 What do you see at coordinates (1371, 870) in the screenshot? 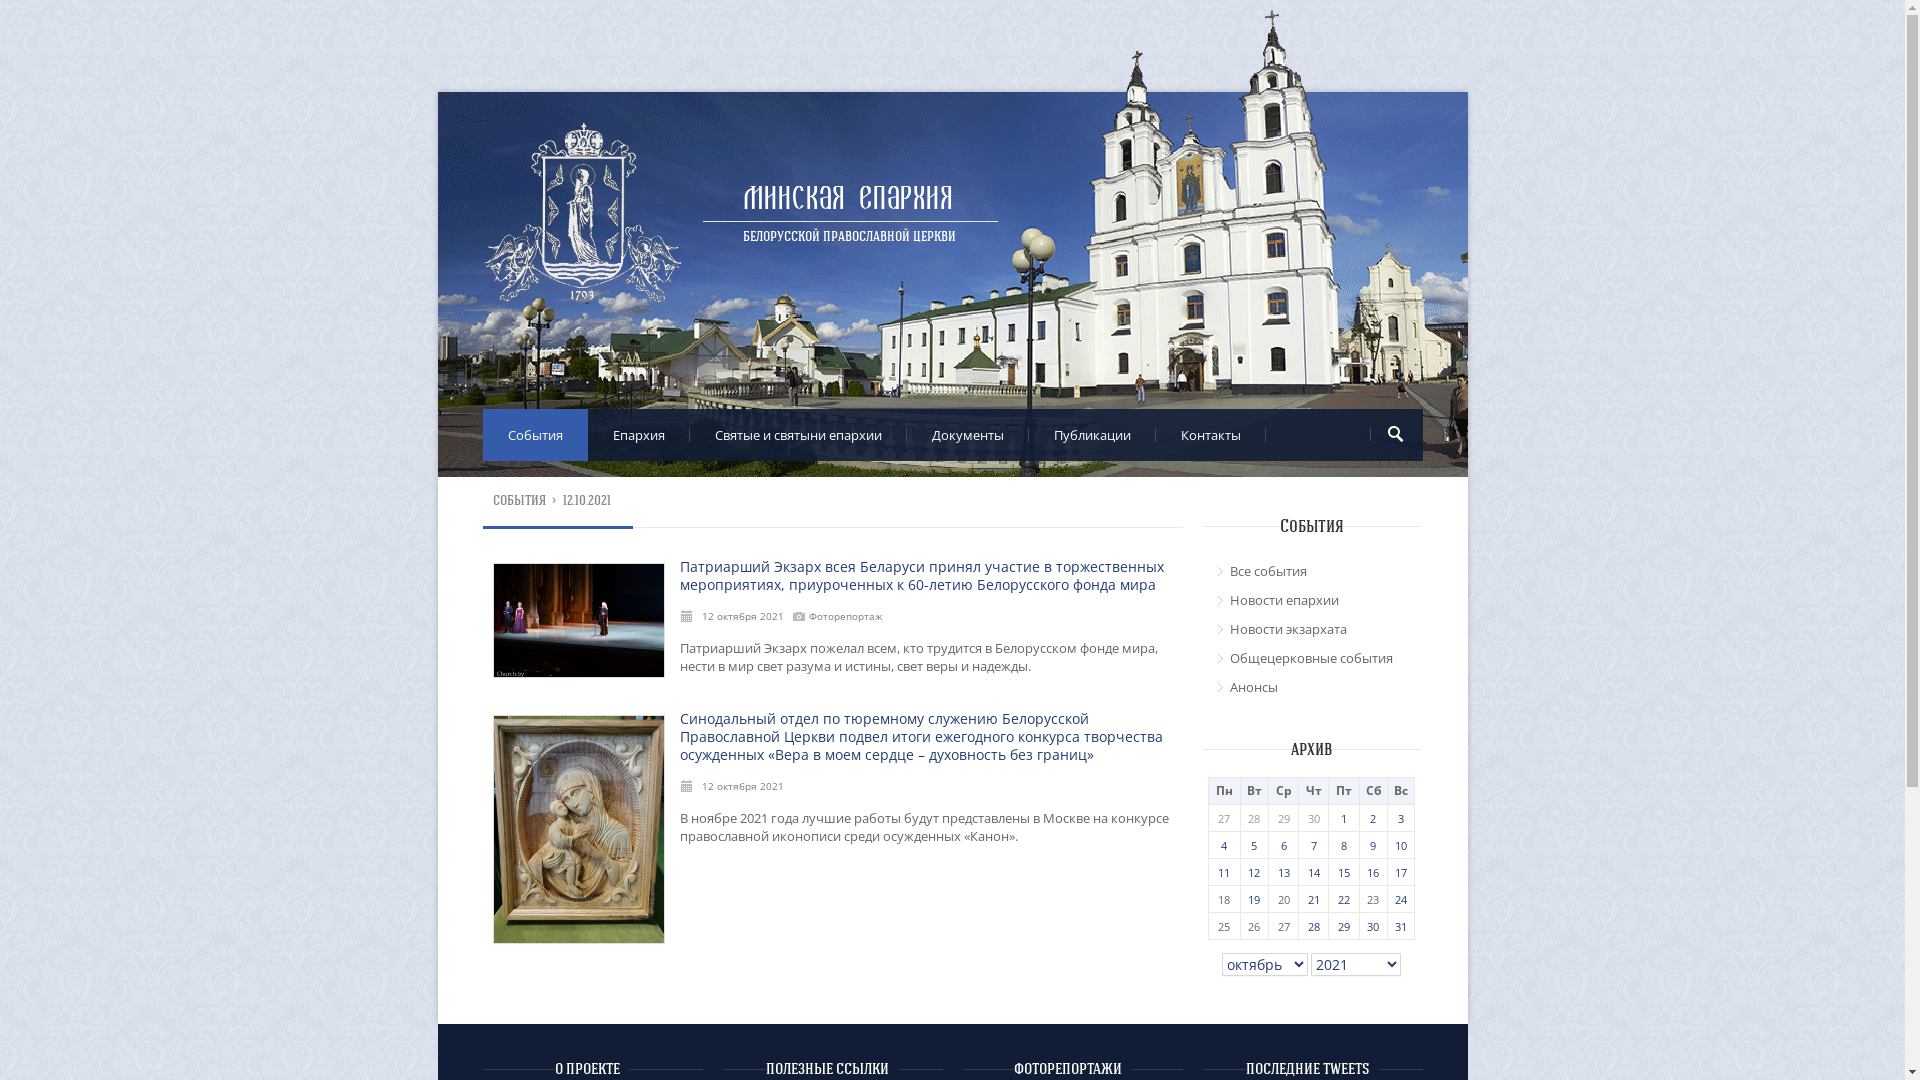
I see `'16'` at bounding box center [1371, 870].